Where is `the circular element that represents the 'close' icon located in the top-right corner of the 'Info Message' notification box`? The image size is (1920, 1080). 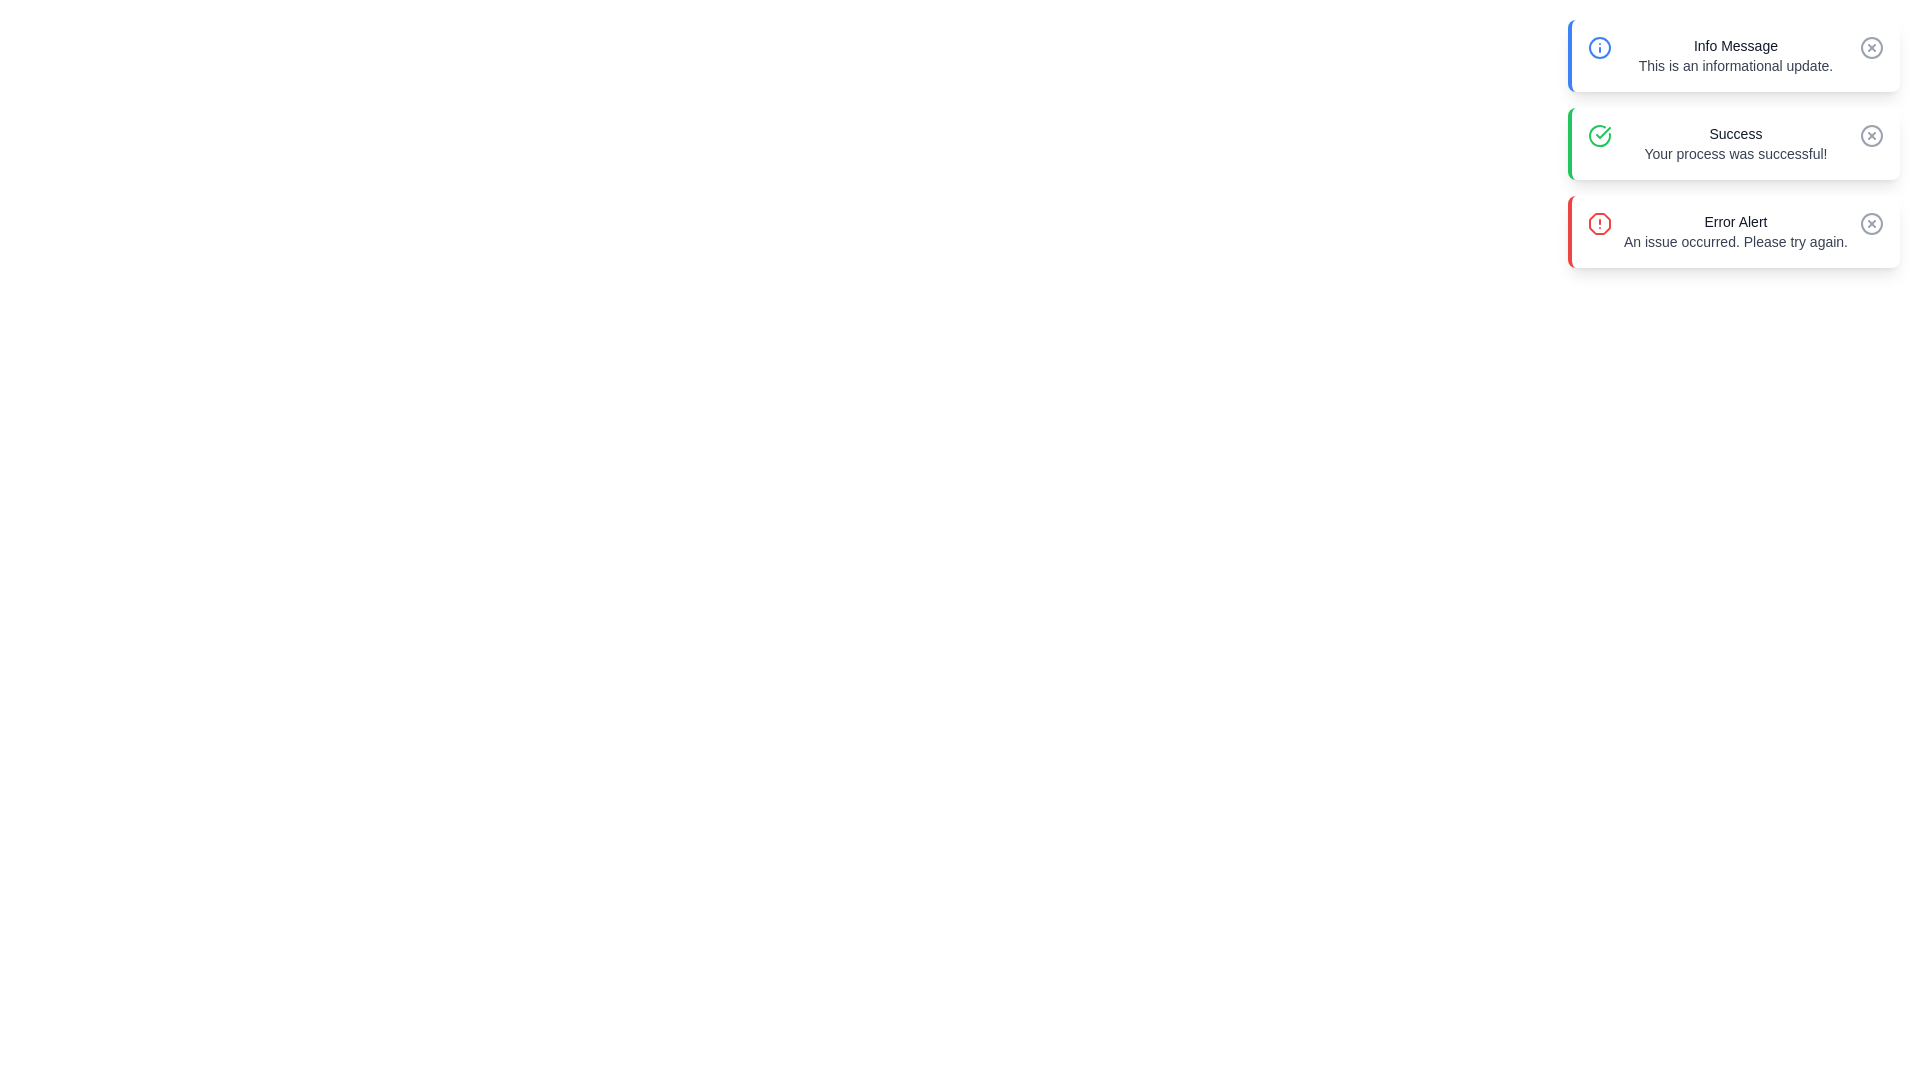
the circular element that represents the 'close' icon located in the top-right corner of the 'Info Message' notification box is located at coordinates (1871, 46).